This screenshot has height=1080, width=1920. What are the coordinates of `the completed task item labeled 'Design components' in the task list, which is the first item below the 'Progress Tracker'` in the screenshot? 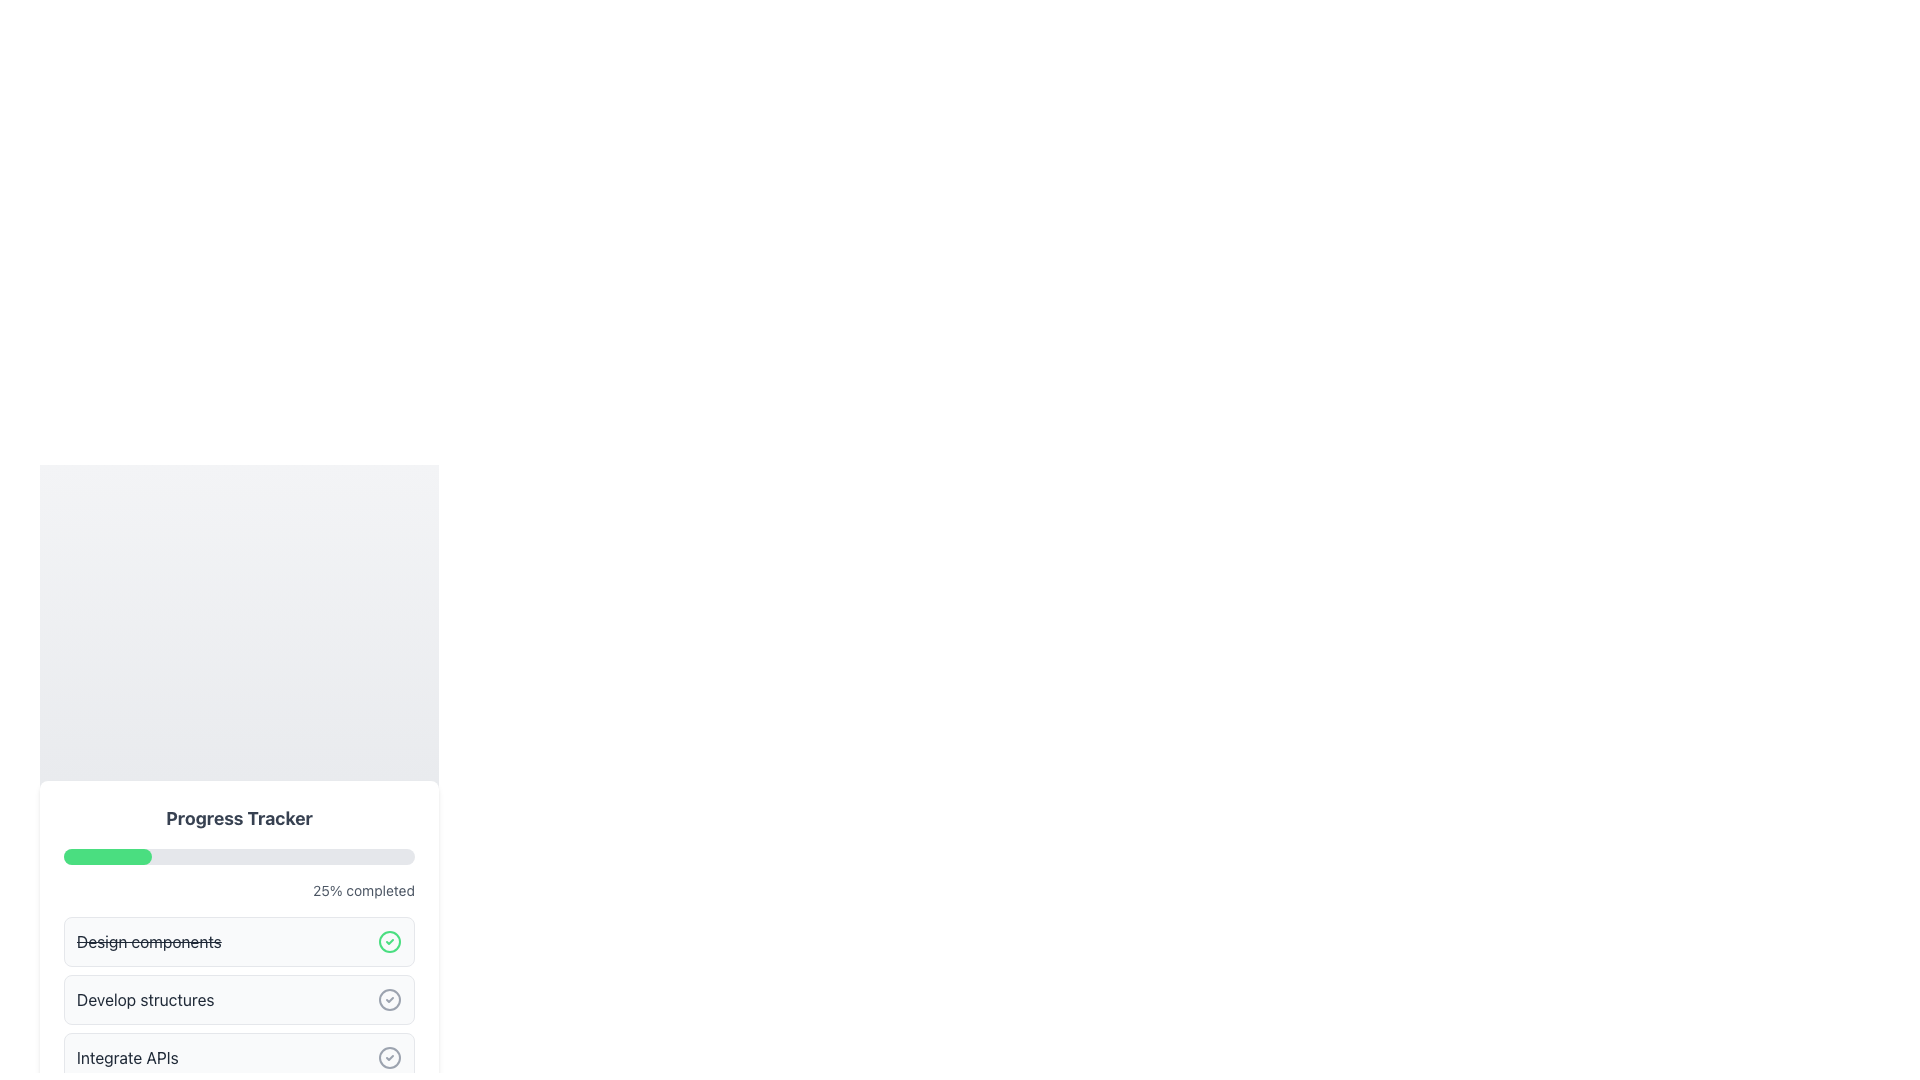 It's located at (239, 941).